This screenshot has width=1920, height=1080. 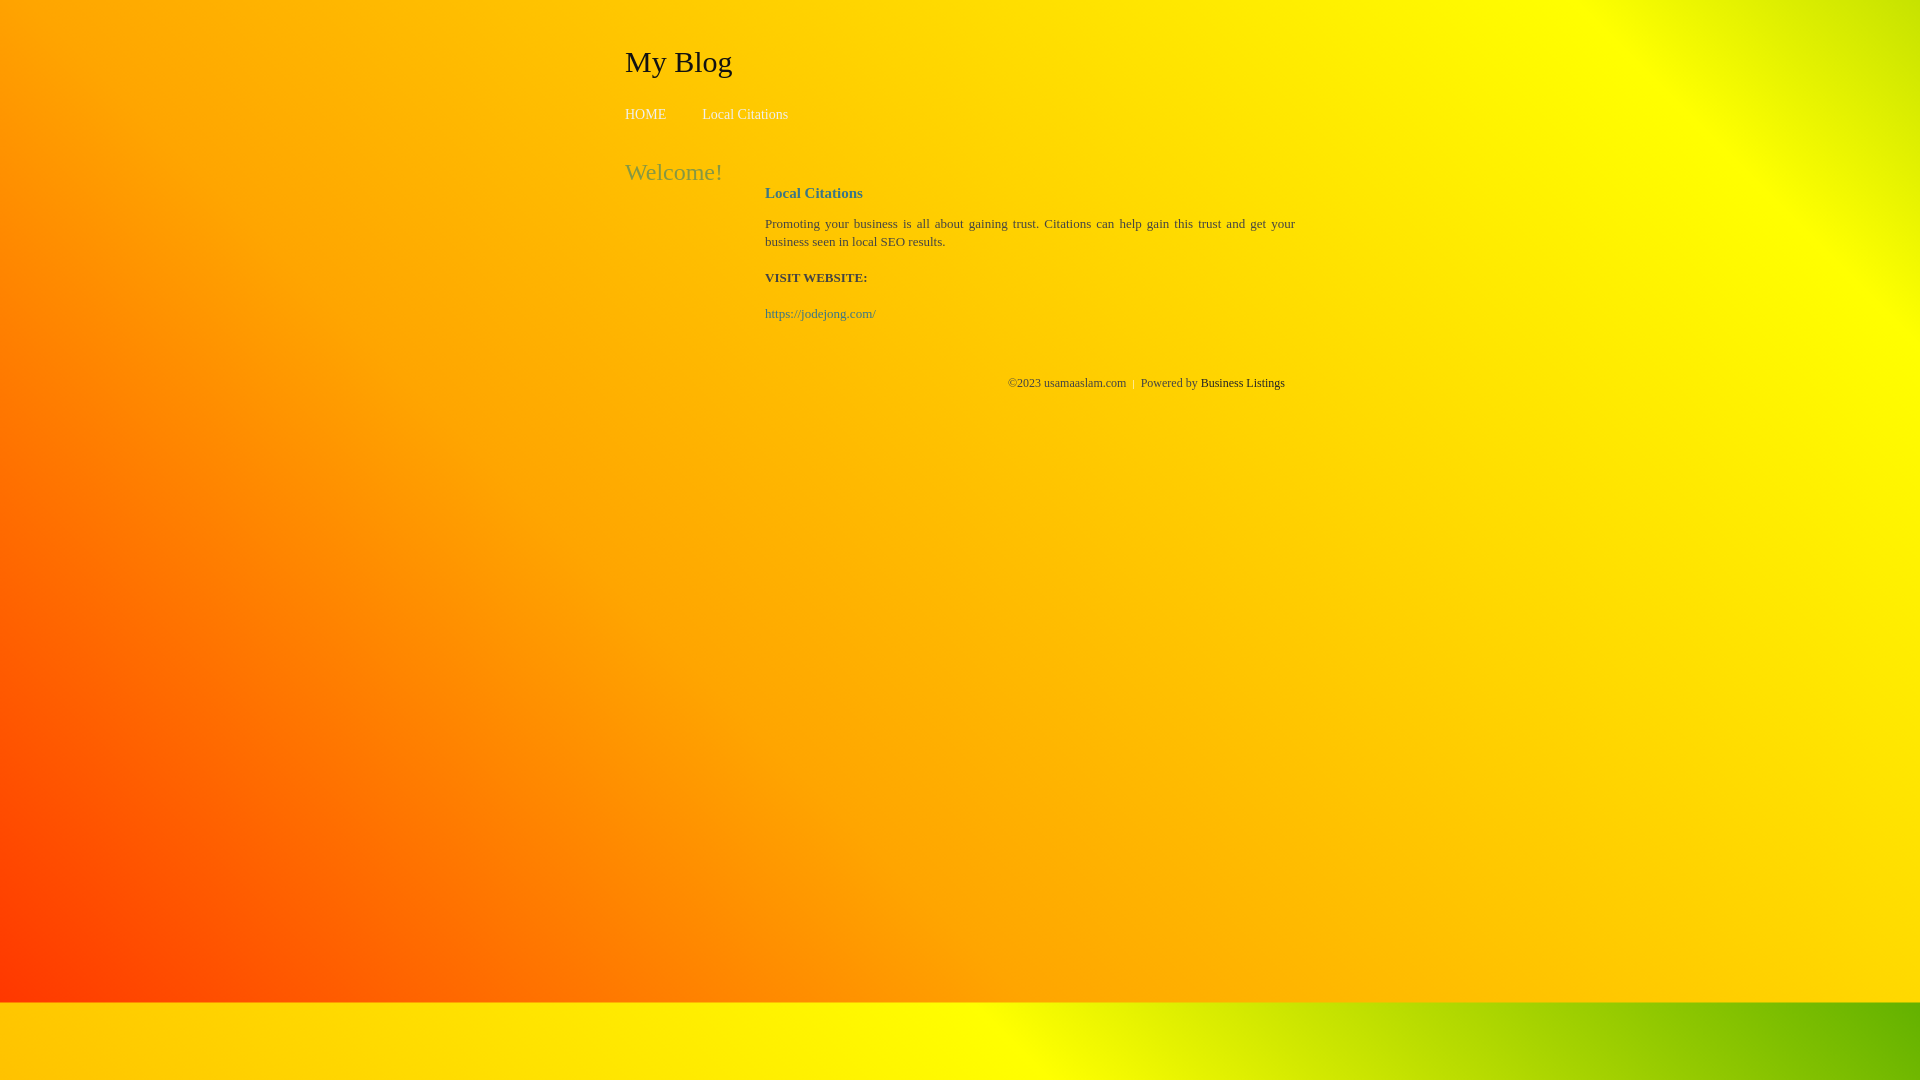 What do you see at coordinates (678, 60) in the screenshot?
I see `'My Blog'` at bounding box center [678, 60].